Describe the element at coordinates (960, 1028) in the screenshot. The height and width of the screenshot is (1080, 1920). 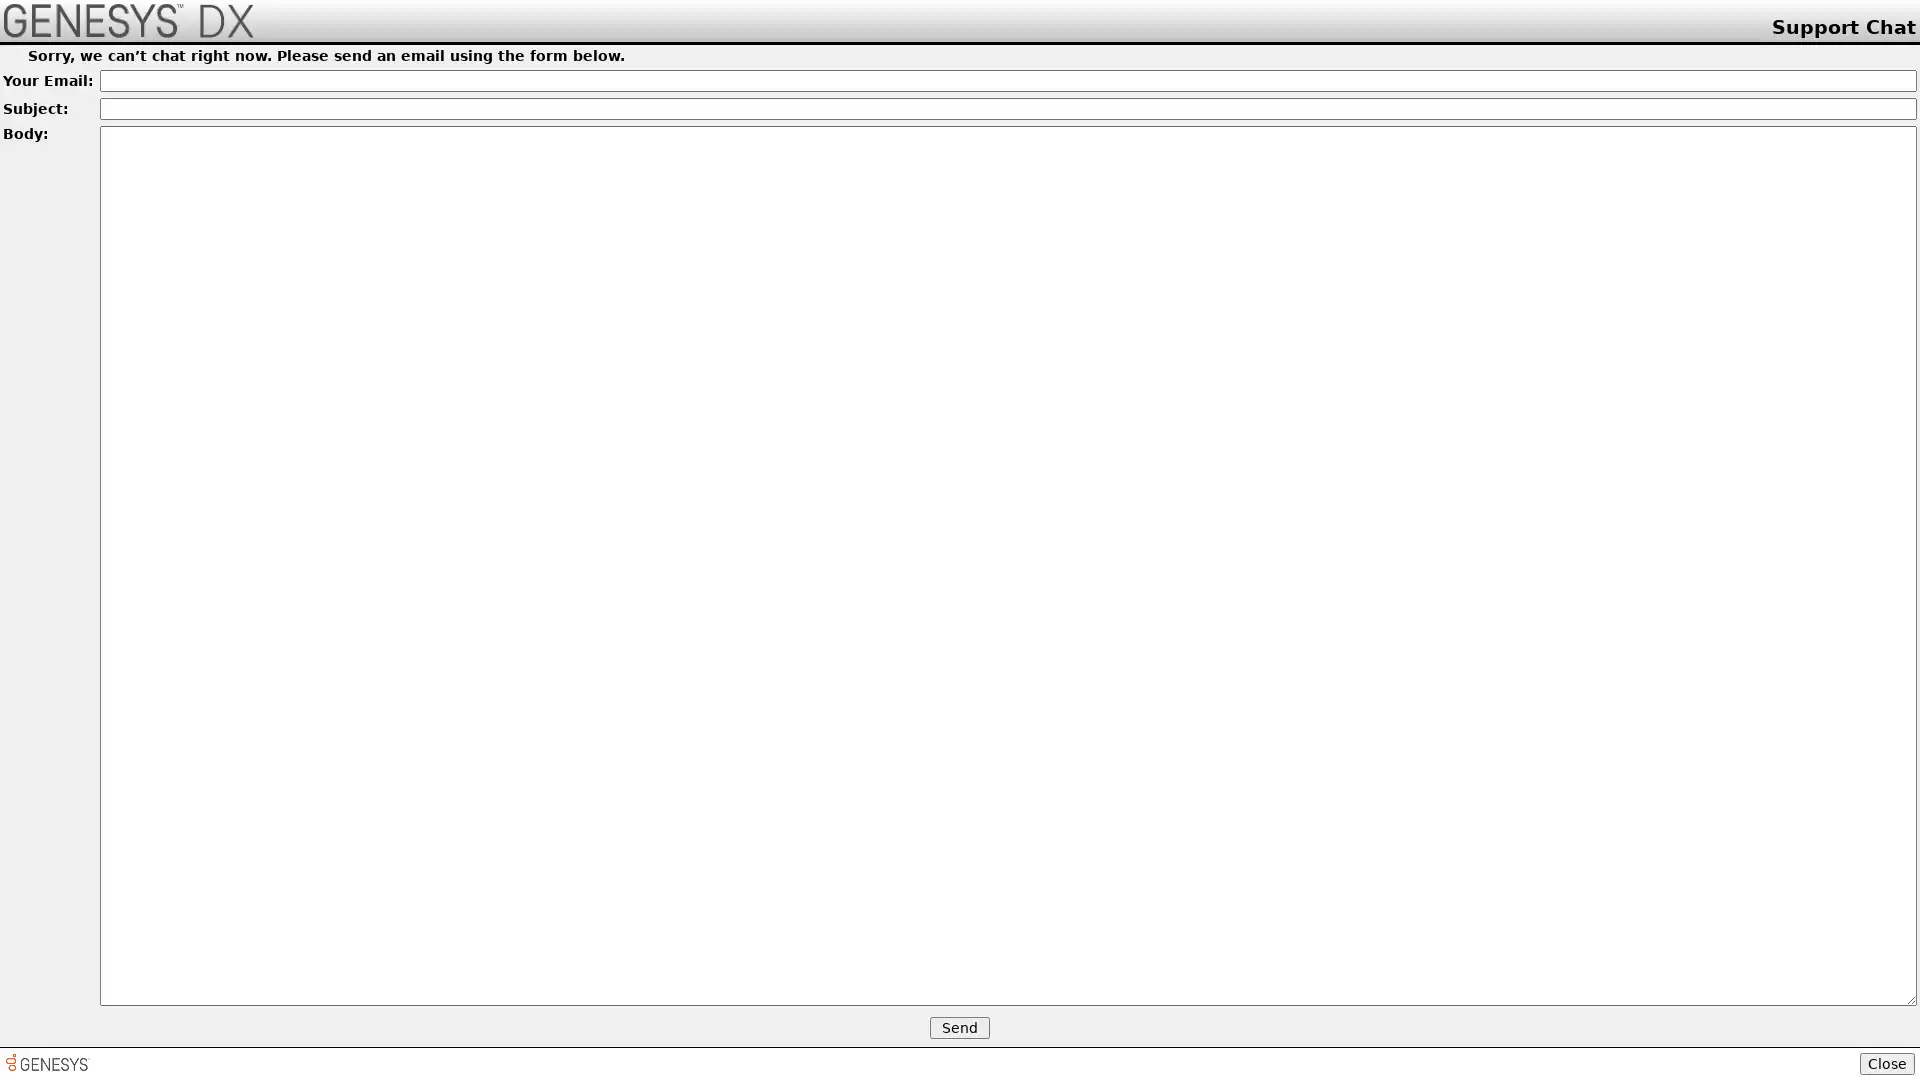
I see `Send` at that location.